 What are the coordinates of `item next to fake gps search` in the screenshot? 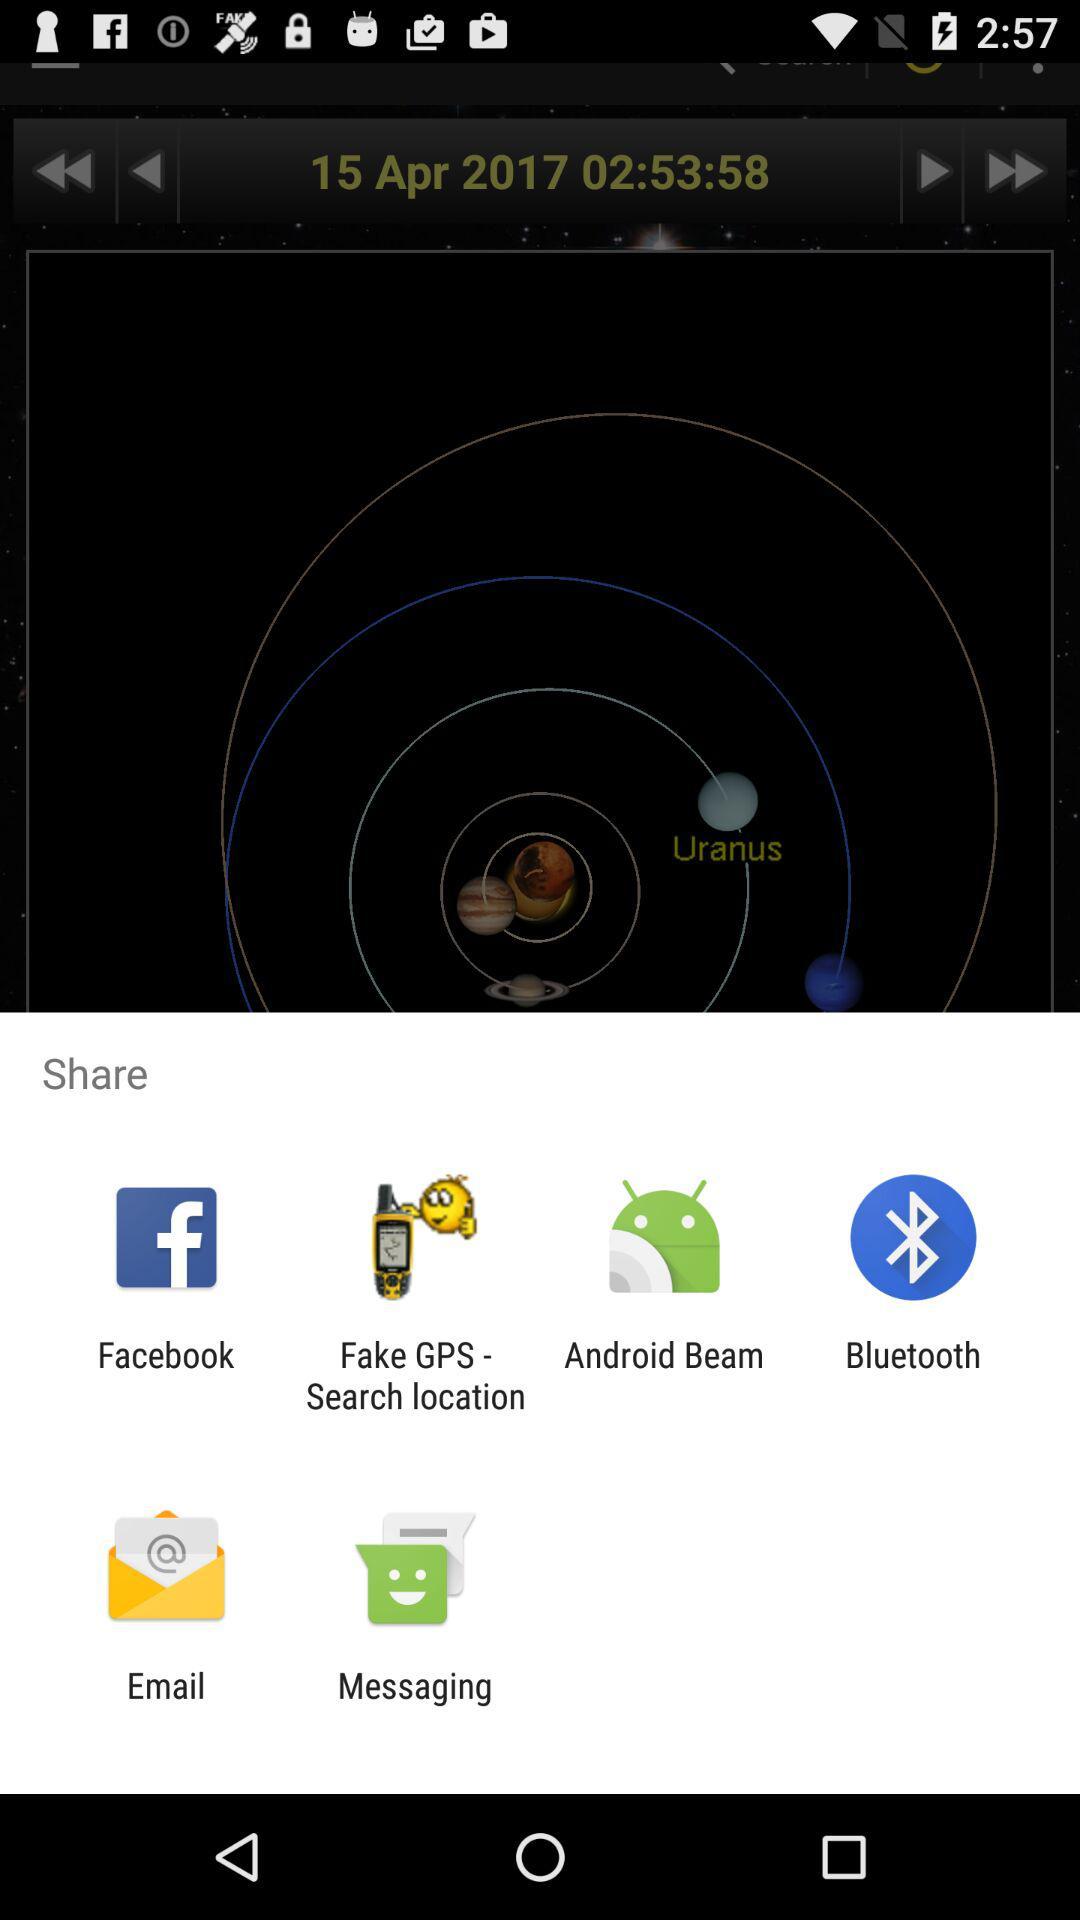 It's located at (165, 1374).